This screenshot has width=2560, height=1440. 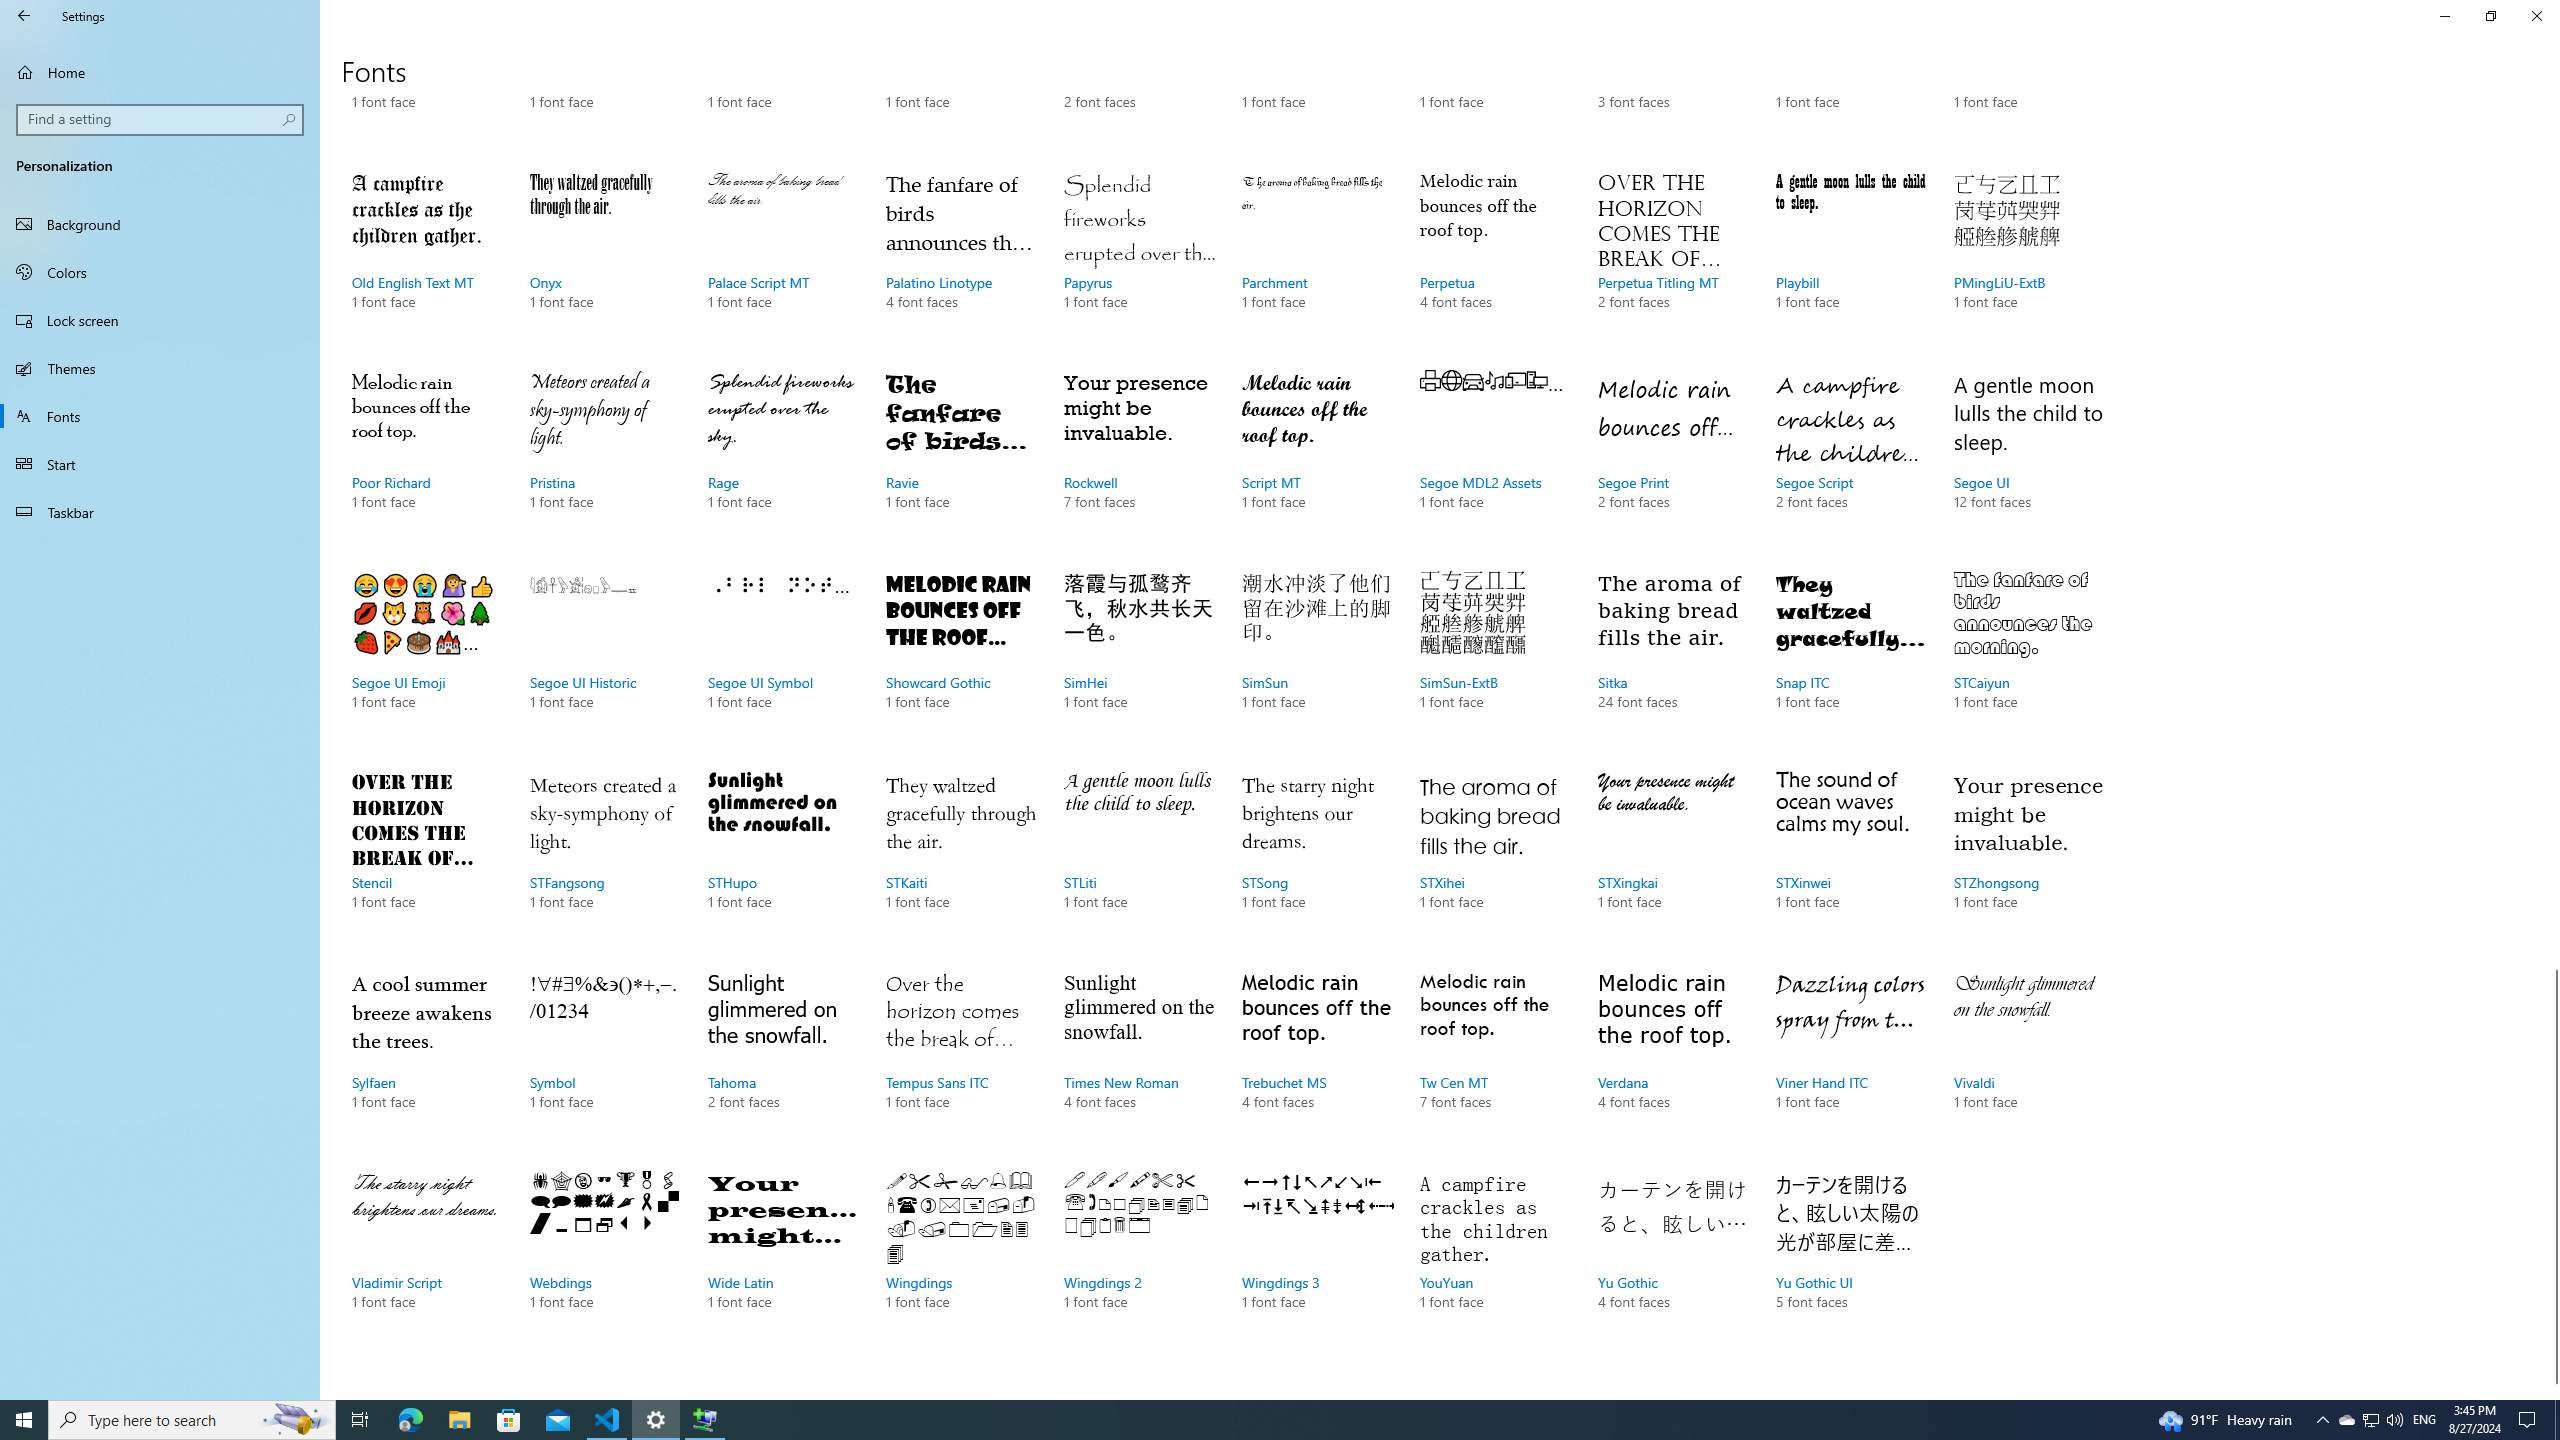 What do you see at coordinates (2490, 15) in the screenshot?
I see `'Restore Settings'` at bounding box center [2490, 15].